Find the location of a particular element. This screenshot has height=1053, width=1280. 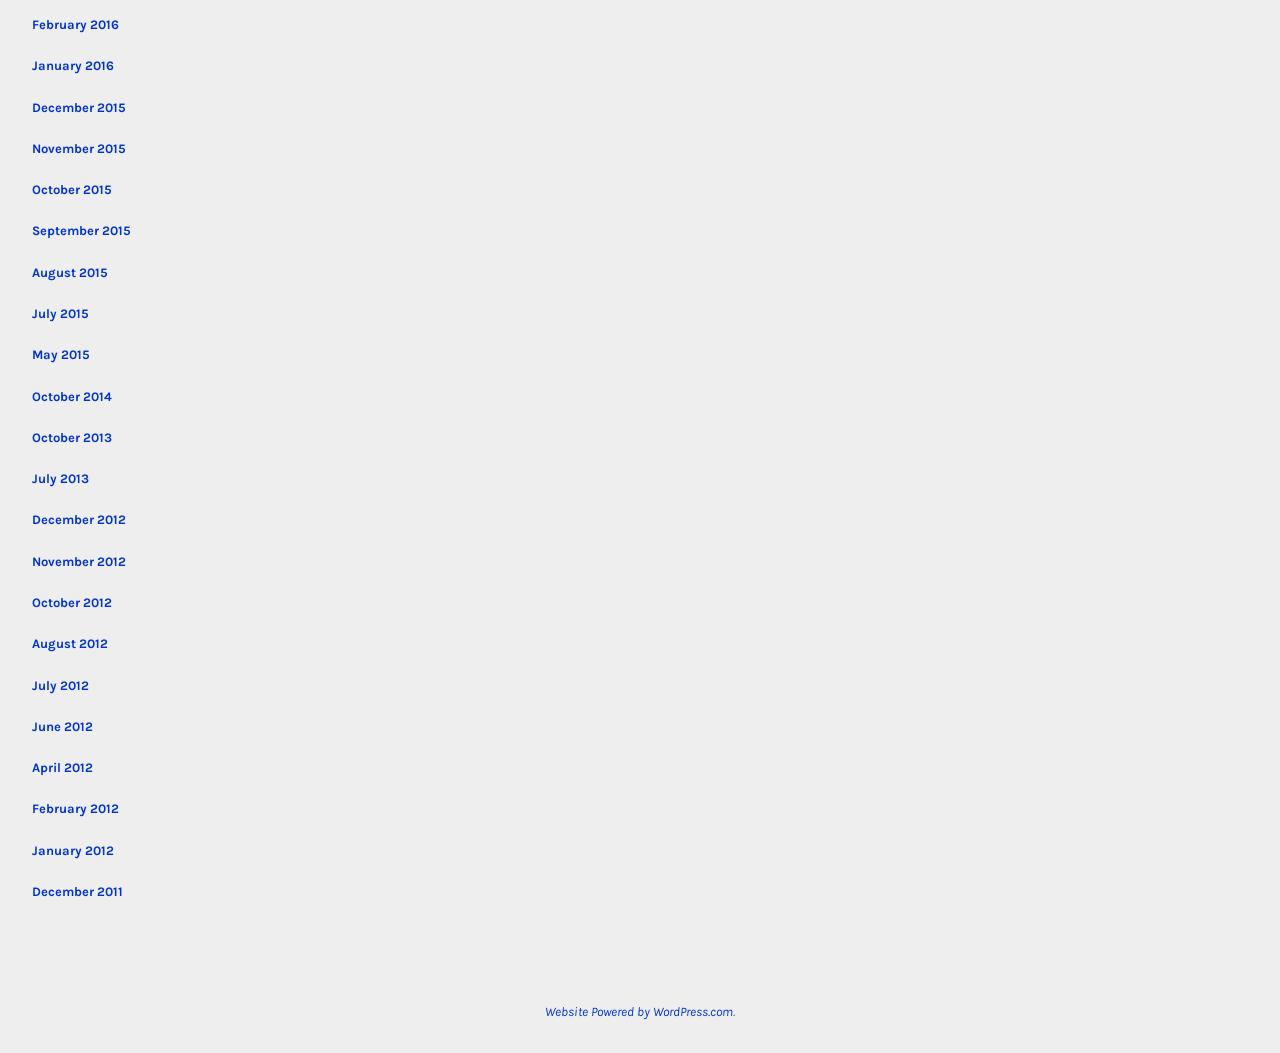

'April 2012' is located at coordinates (62, 767).